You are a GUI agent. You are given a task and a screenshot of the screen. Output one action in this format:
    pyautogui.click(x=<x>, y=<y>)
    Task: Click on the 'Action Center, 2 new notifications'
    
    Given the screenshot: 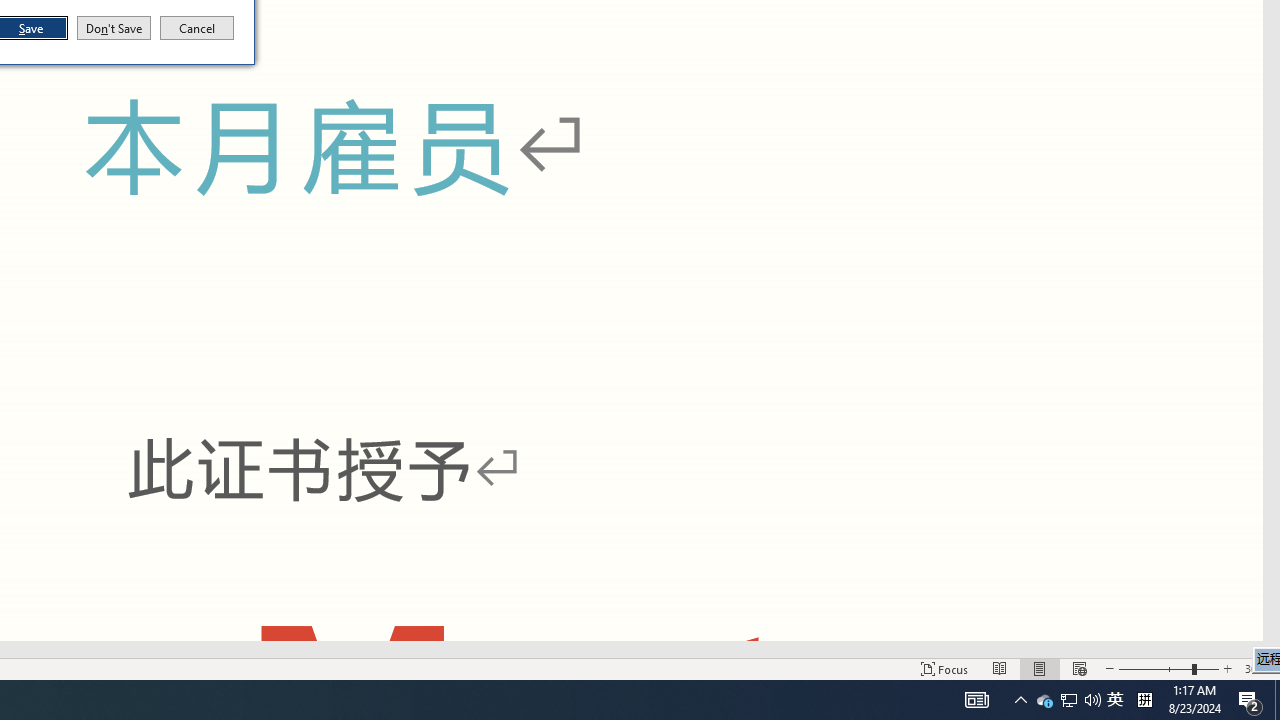 What is the action you would take?
    pyautogui.click(x=1250, y=698)
    